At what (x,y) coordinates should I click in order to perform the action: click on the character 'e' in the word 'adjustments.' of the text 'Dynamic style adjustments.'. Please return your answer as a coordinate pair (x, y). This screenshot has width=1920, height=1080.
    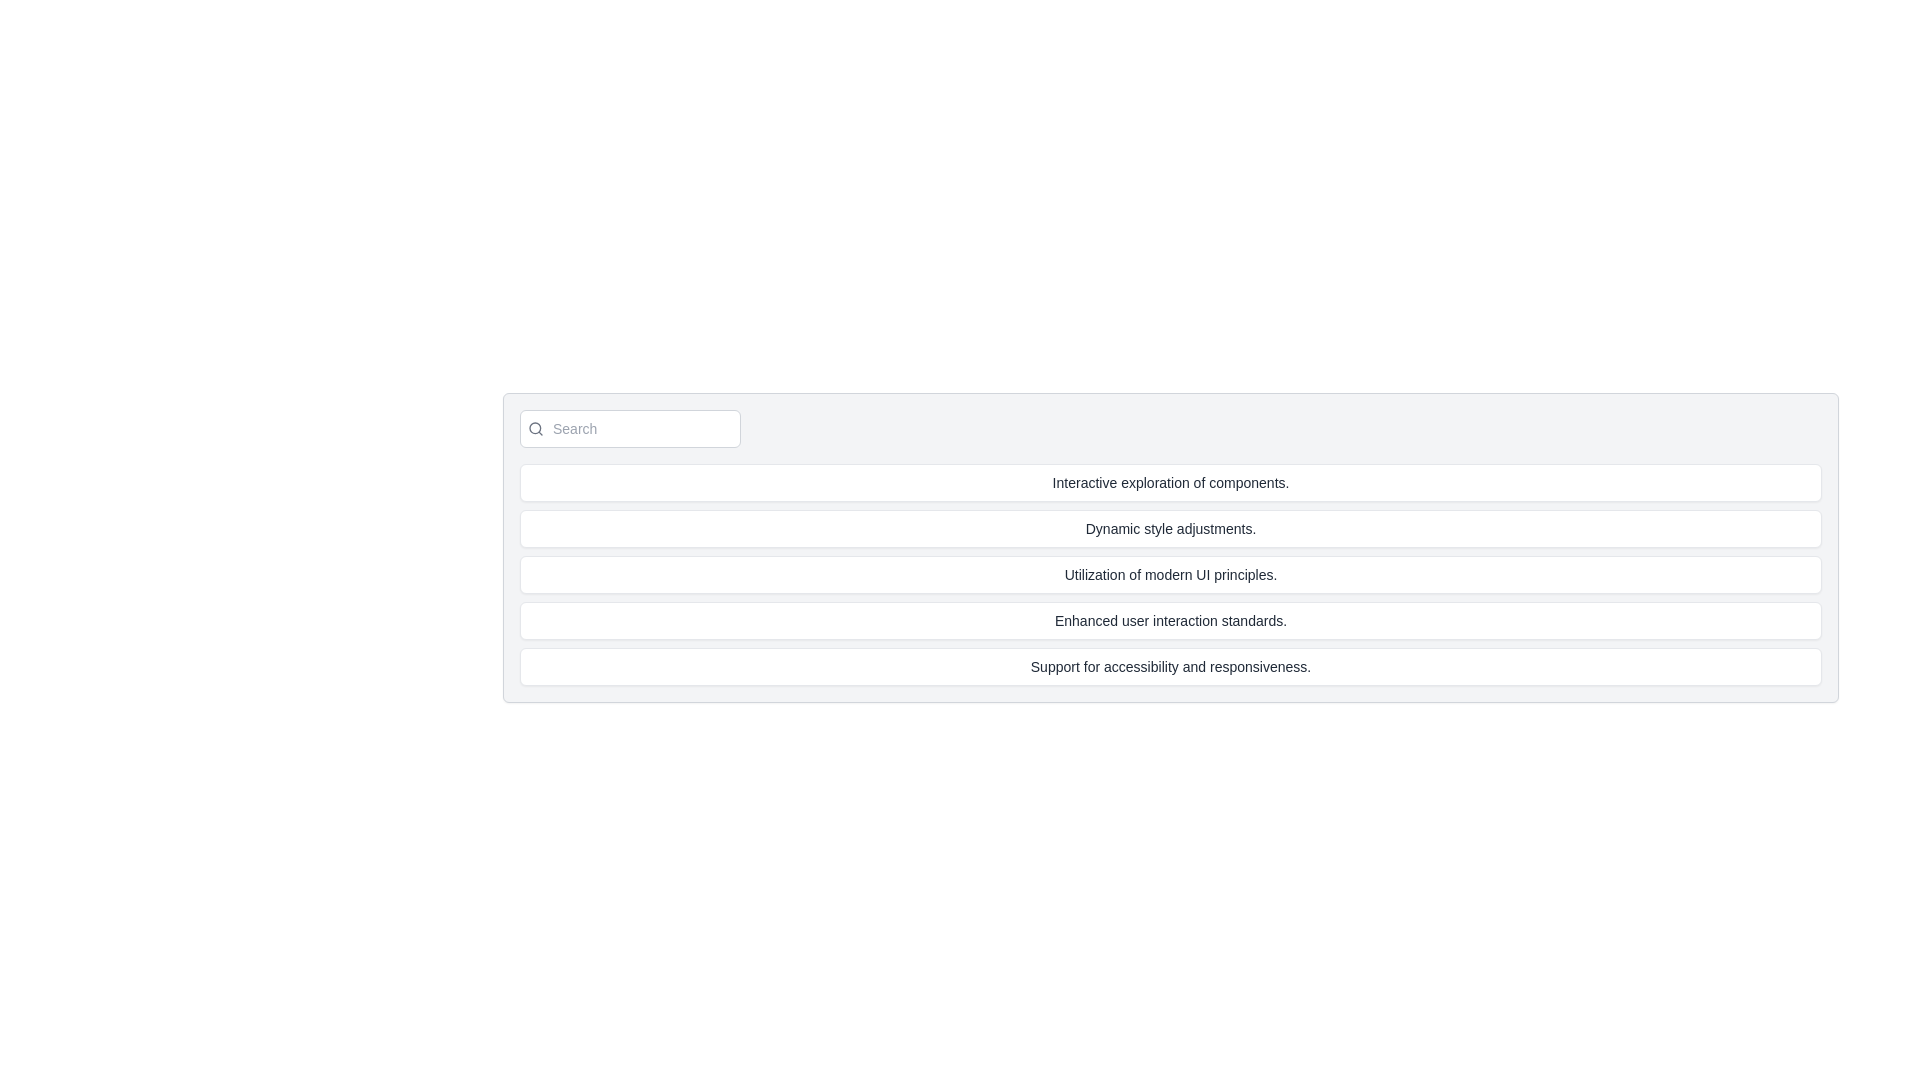
    Looking at the image, I should click on (1228, 527).